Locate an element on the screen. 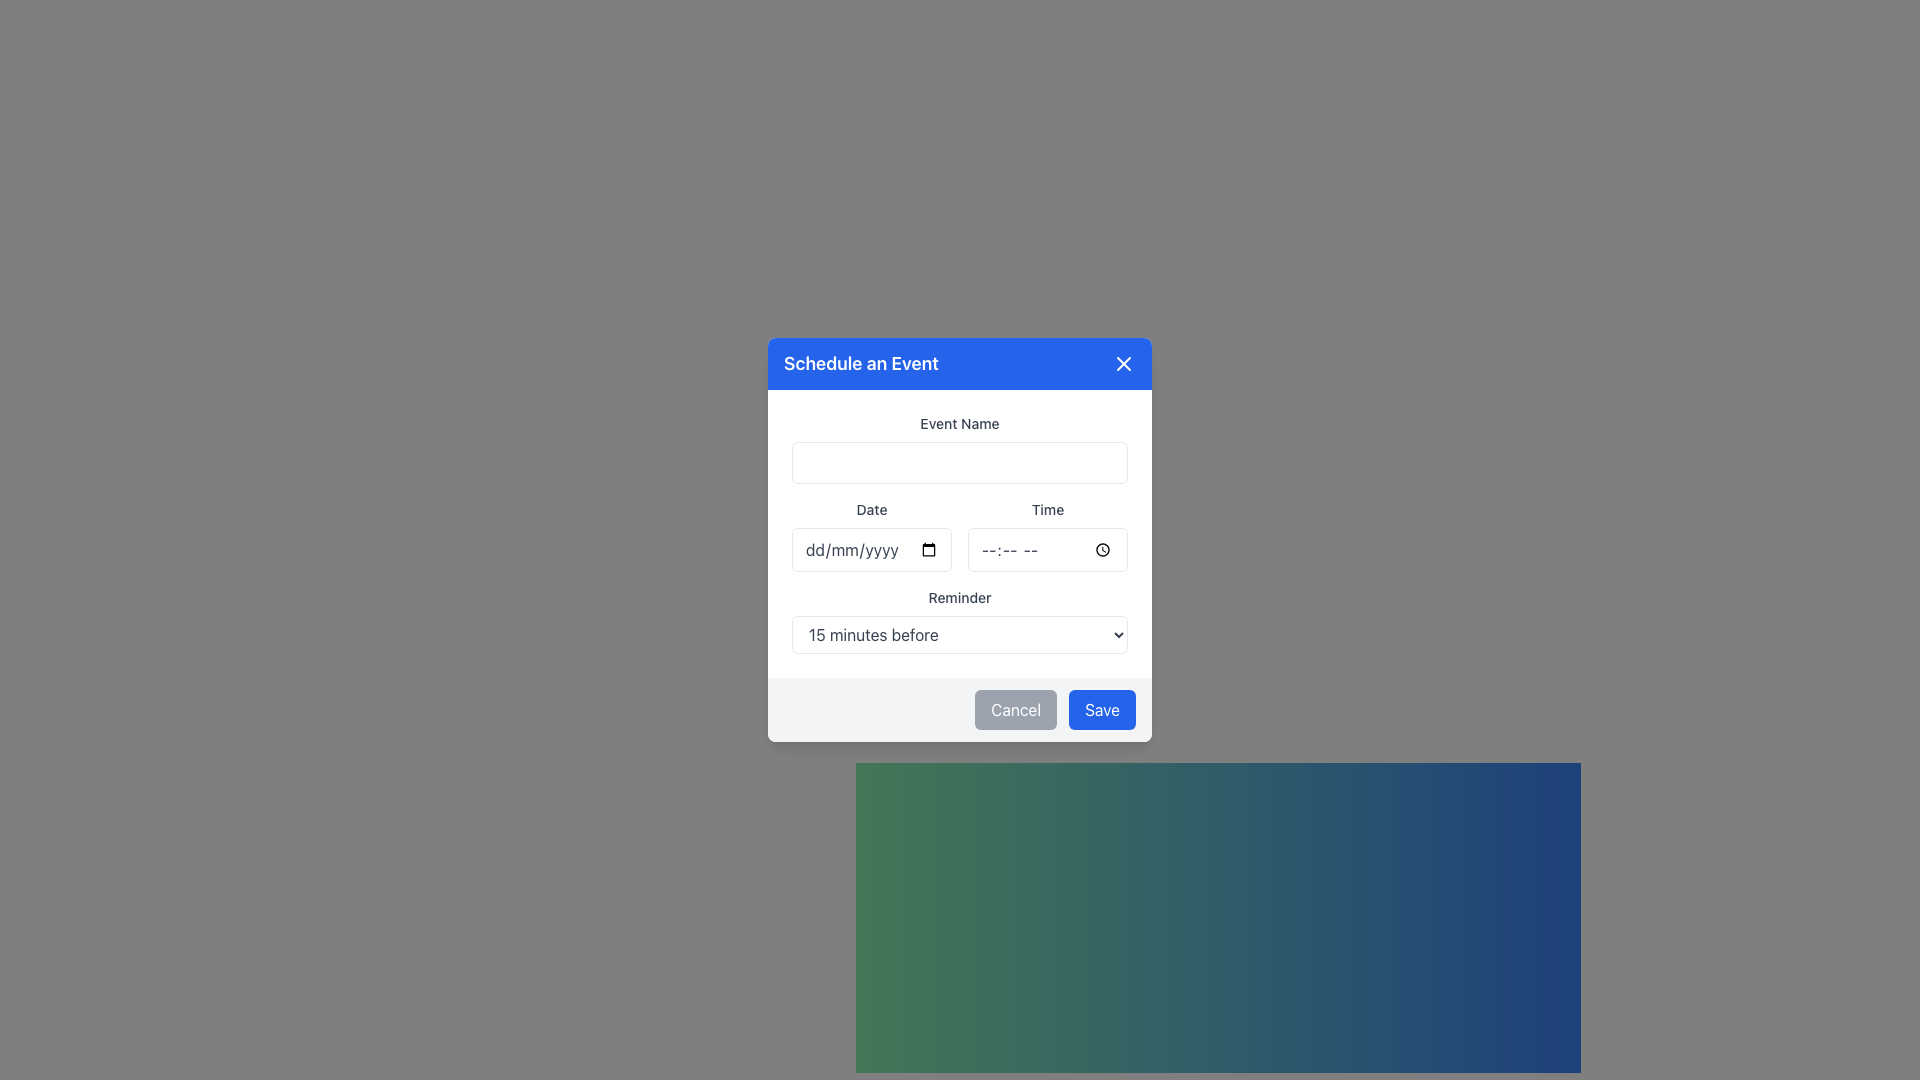 The height and width of the screenshot is (1080, 1920). the 'Cancel' button, which is the first button on the bottom-right corner of the dialog box with a gray background and white text is located at coordinates (1016, 708).